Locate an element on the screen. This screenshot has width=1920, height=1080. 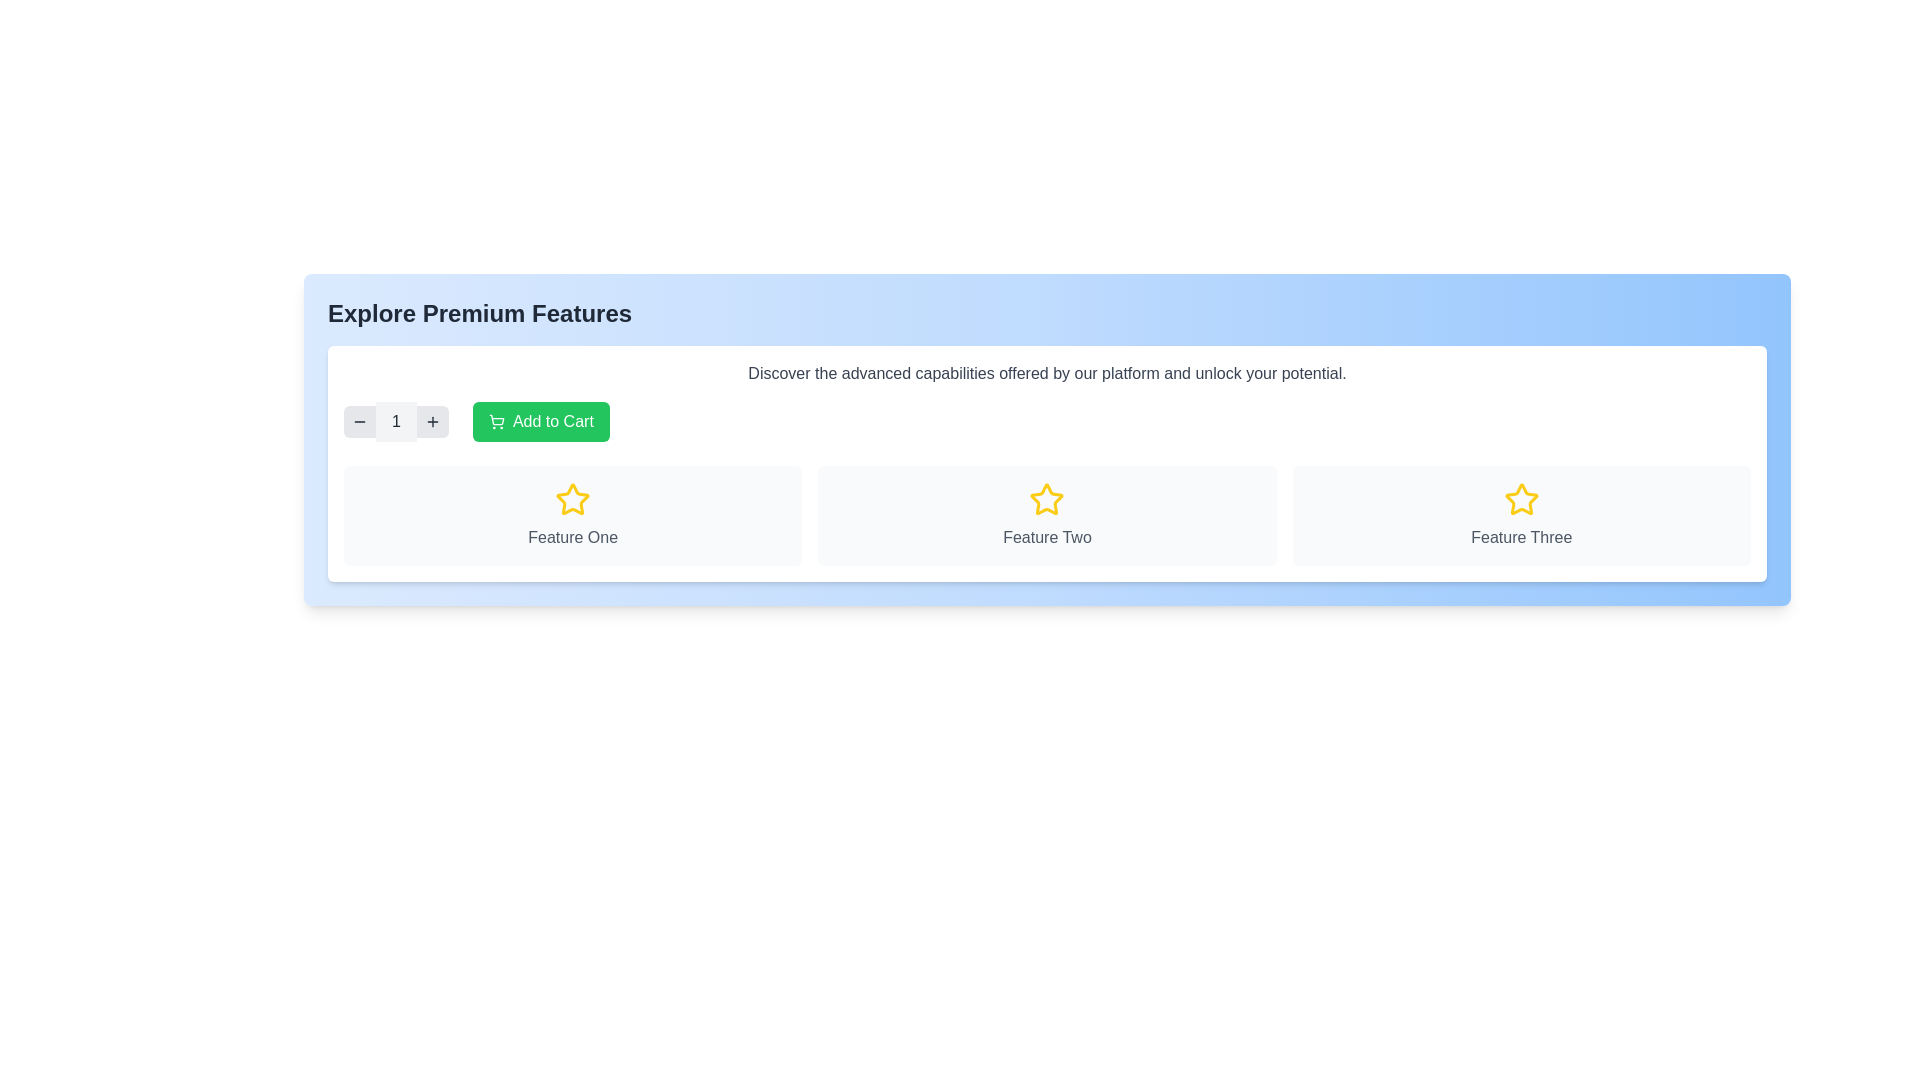
the Informative card labeled 'Feature One', which is the first column in a three-column grid layout, positioned beneath a section with buttons and a heading is located at coordinates (572, 515).